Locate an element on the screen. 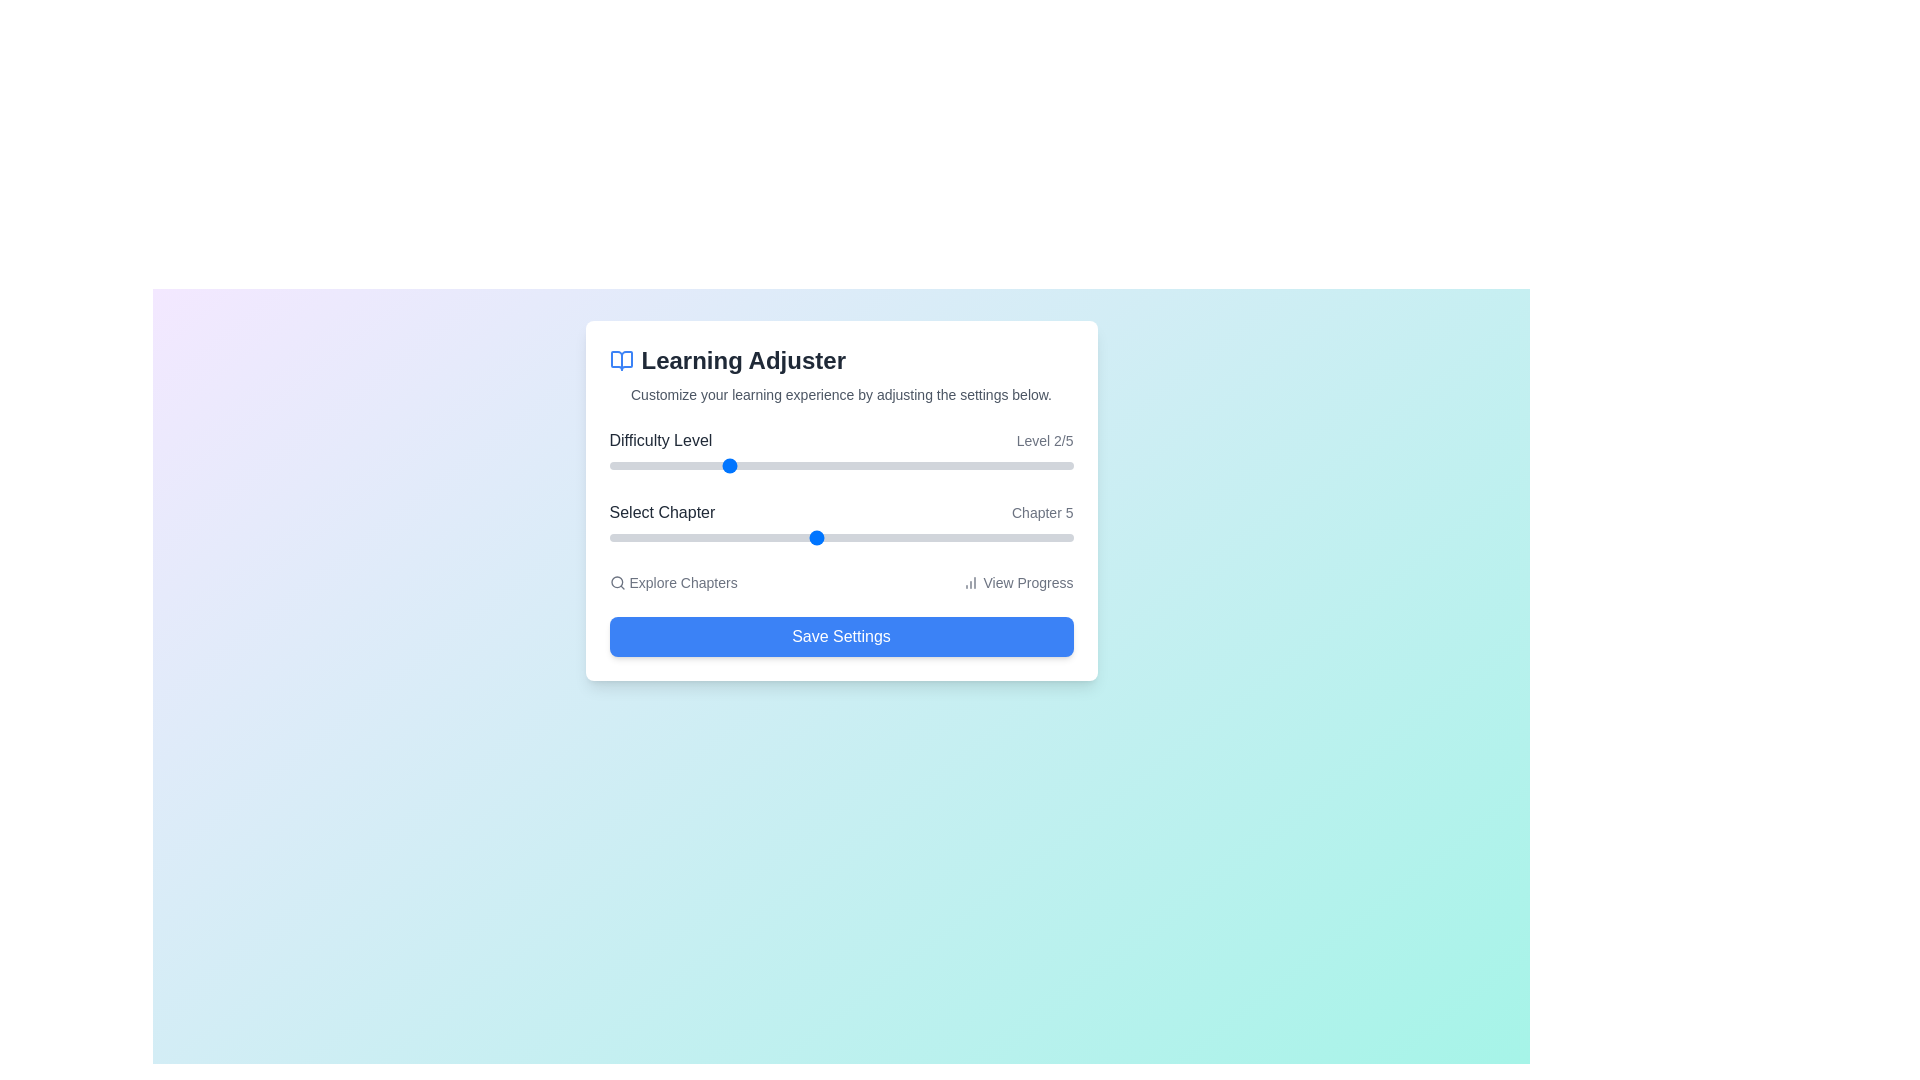 The image size is (1920, 1080). the Text label that displays the currently selected chapter in the 'Select Chapter' section, located to the right of 'Select Chapter' is located at coordinates (1041, 512).